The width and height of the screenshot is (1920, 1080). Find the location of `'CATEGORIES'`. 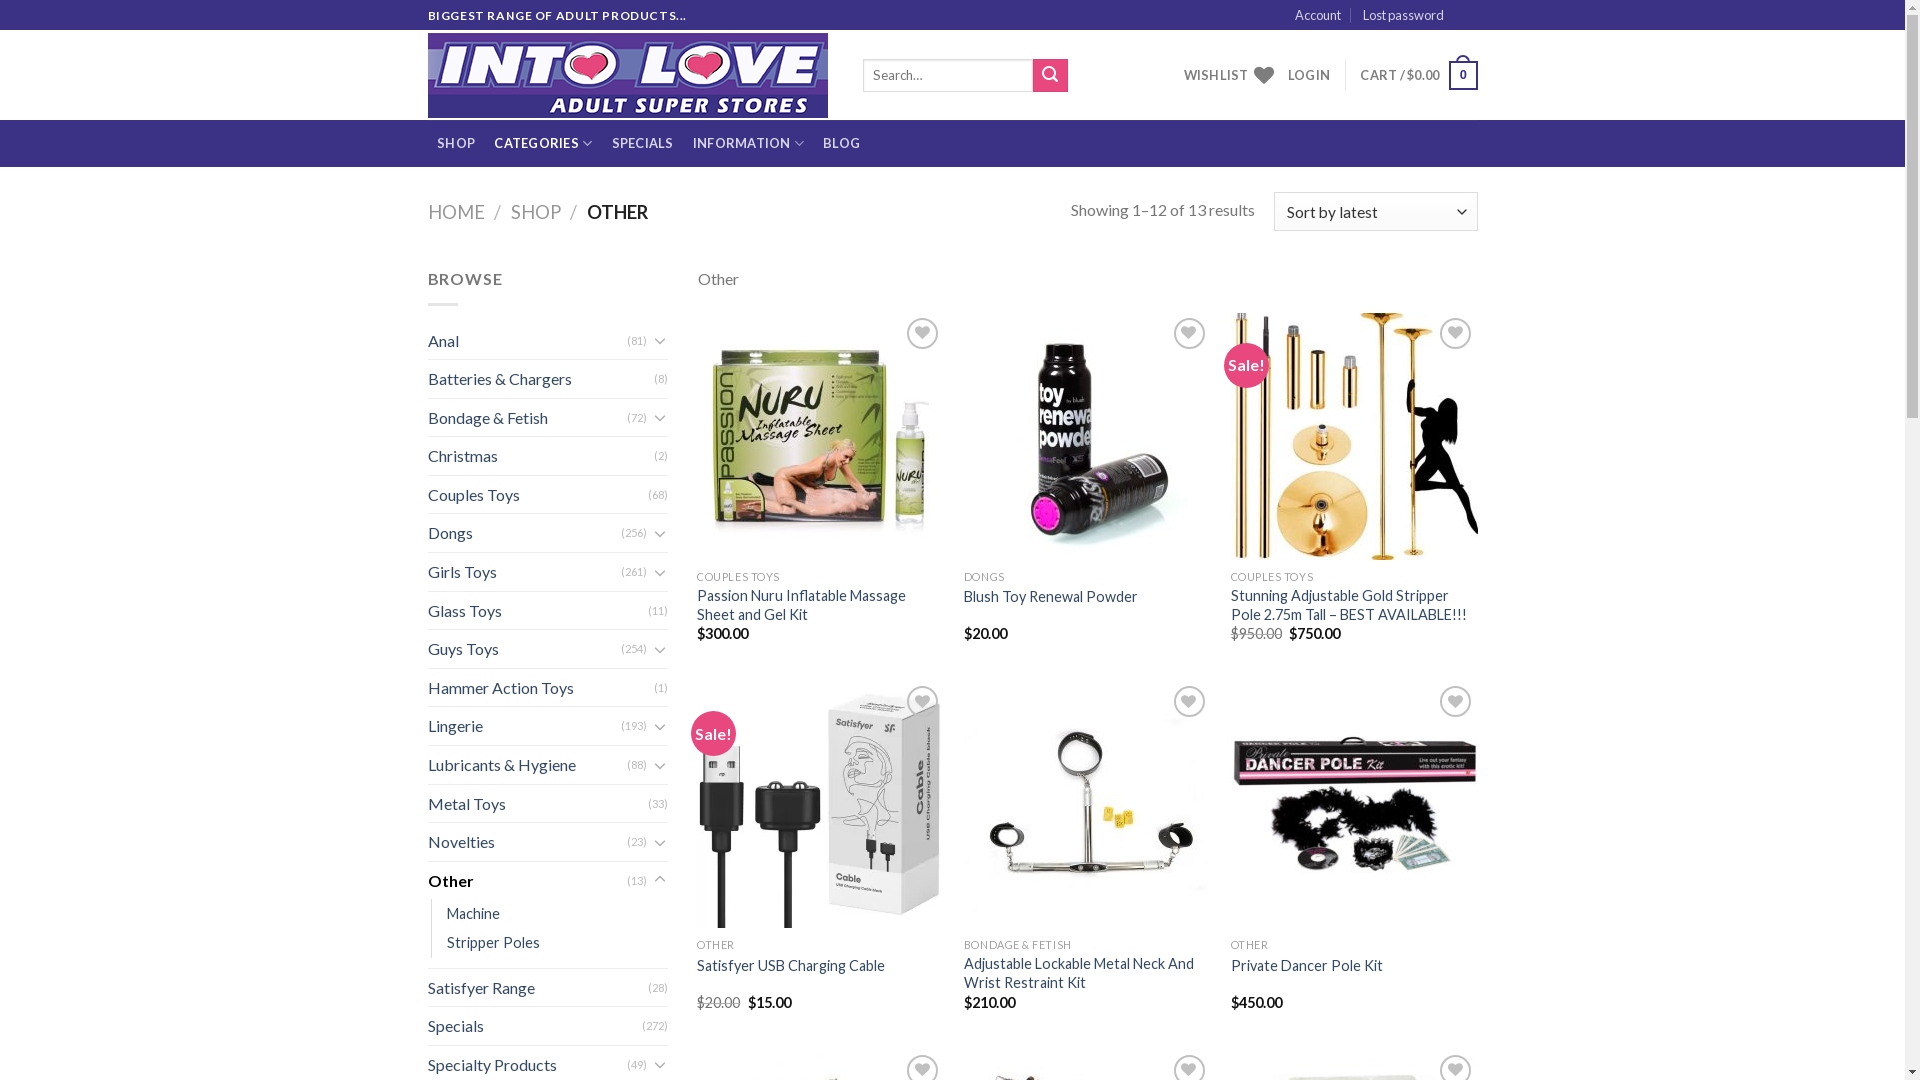

'CATEGORIES' is located at coordinates (543, 142).